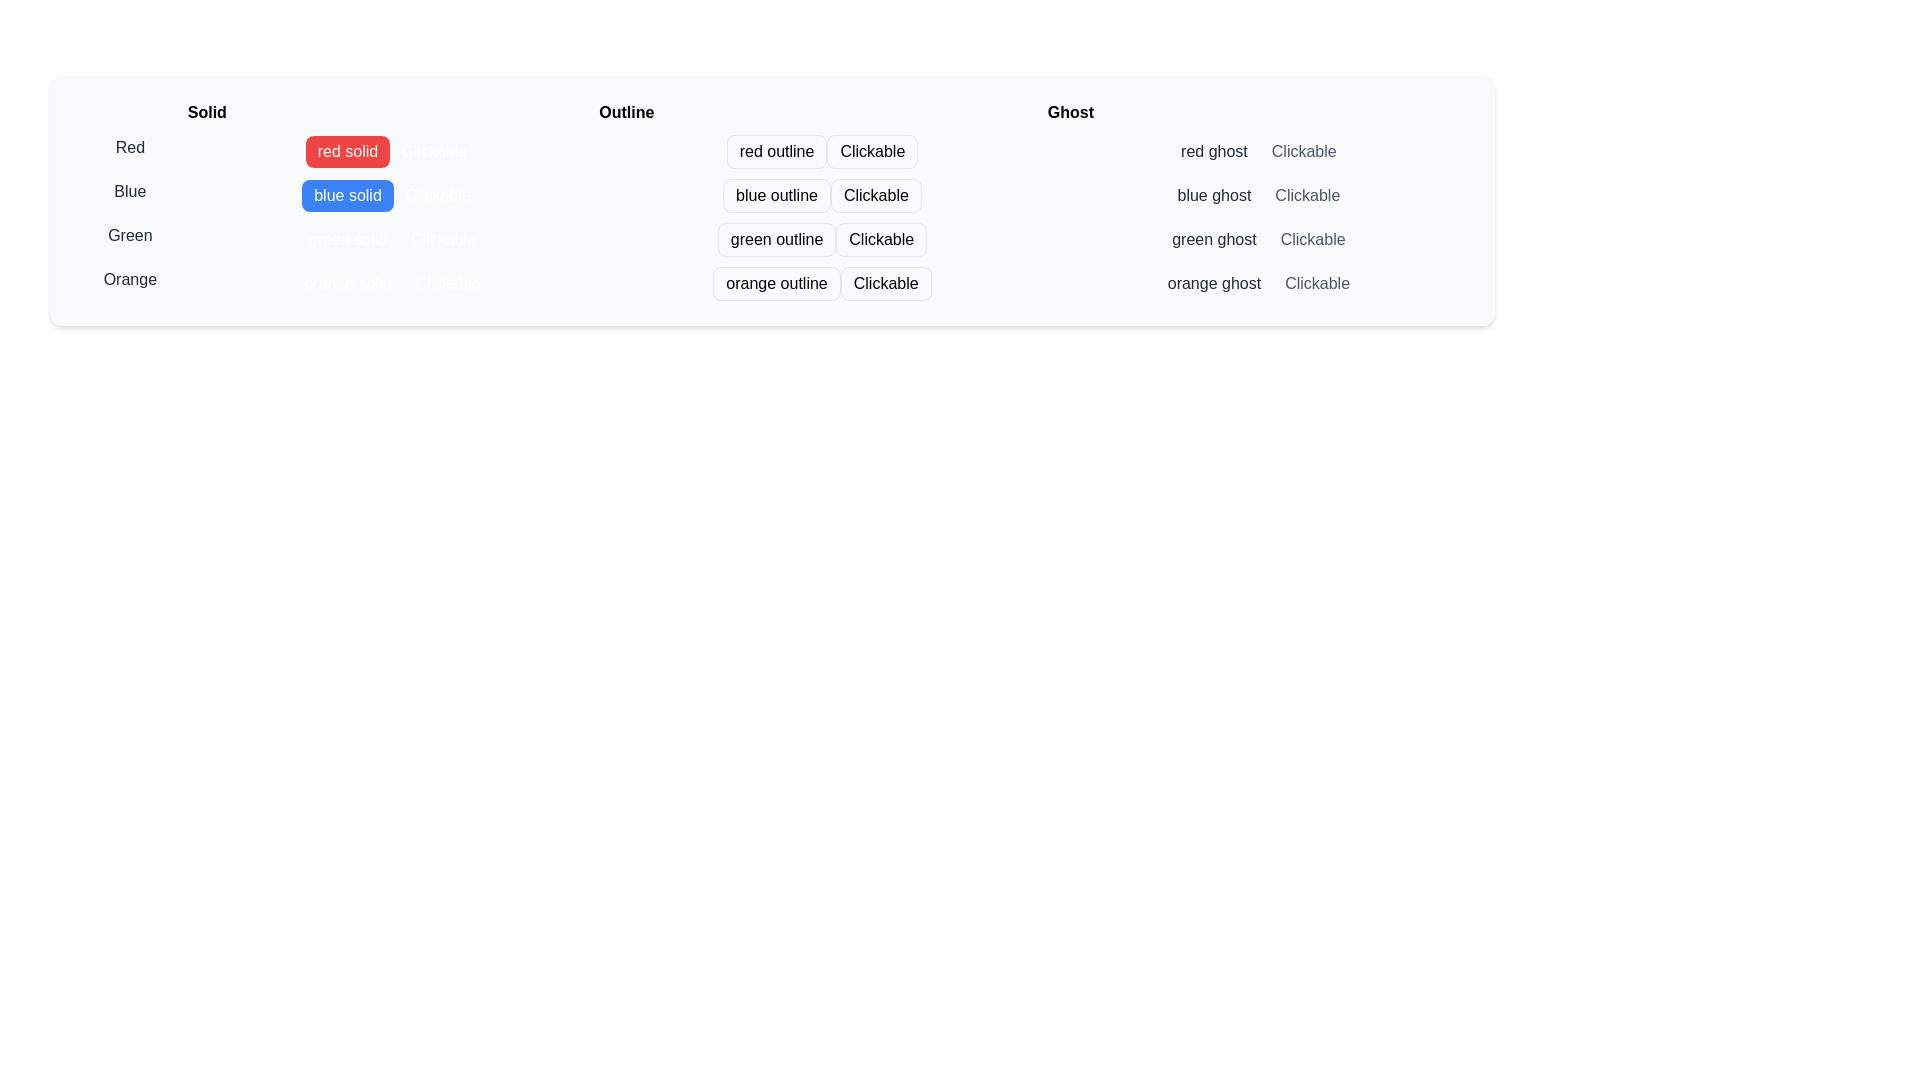 This screenshot has height=1080, width=1920. What do you see at coordinates (1213, 150) in the screenshot?
I see `the non-interactive text display labeled 'red ghost' located in the 'Ghost' column of the grid, first row, to the left of the 'Clickable' element` at bounding box center [1213, 150].